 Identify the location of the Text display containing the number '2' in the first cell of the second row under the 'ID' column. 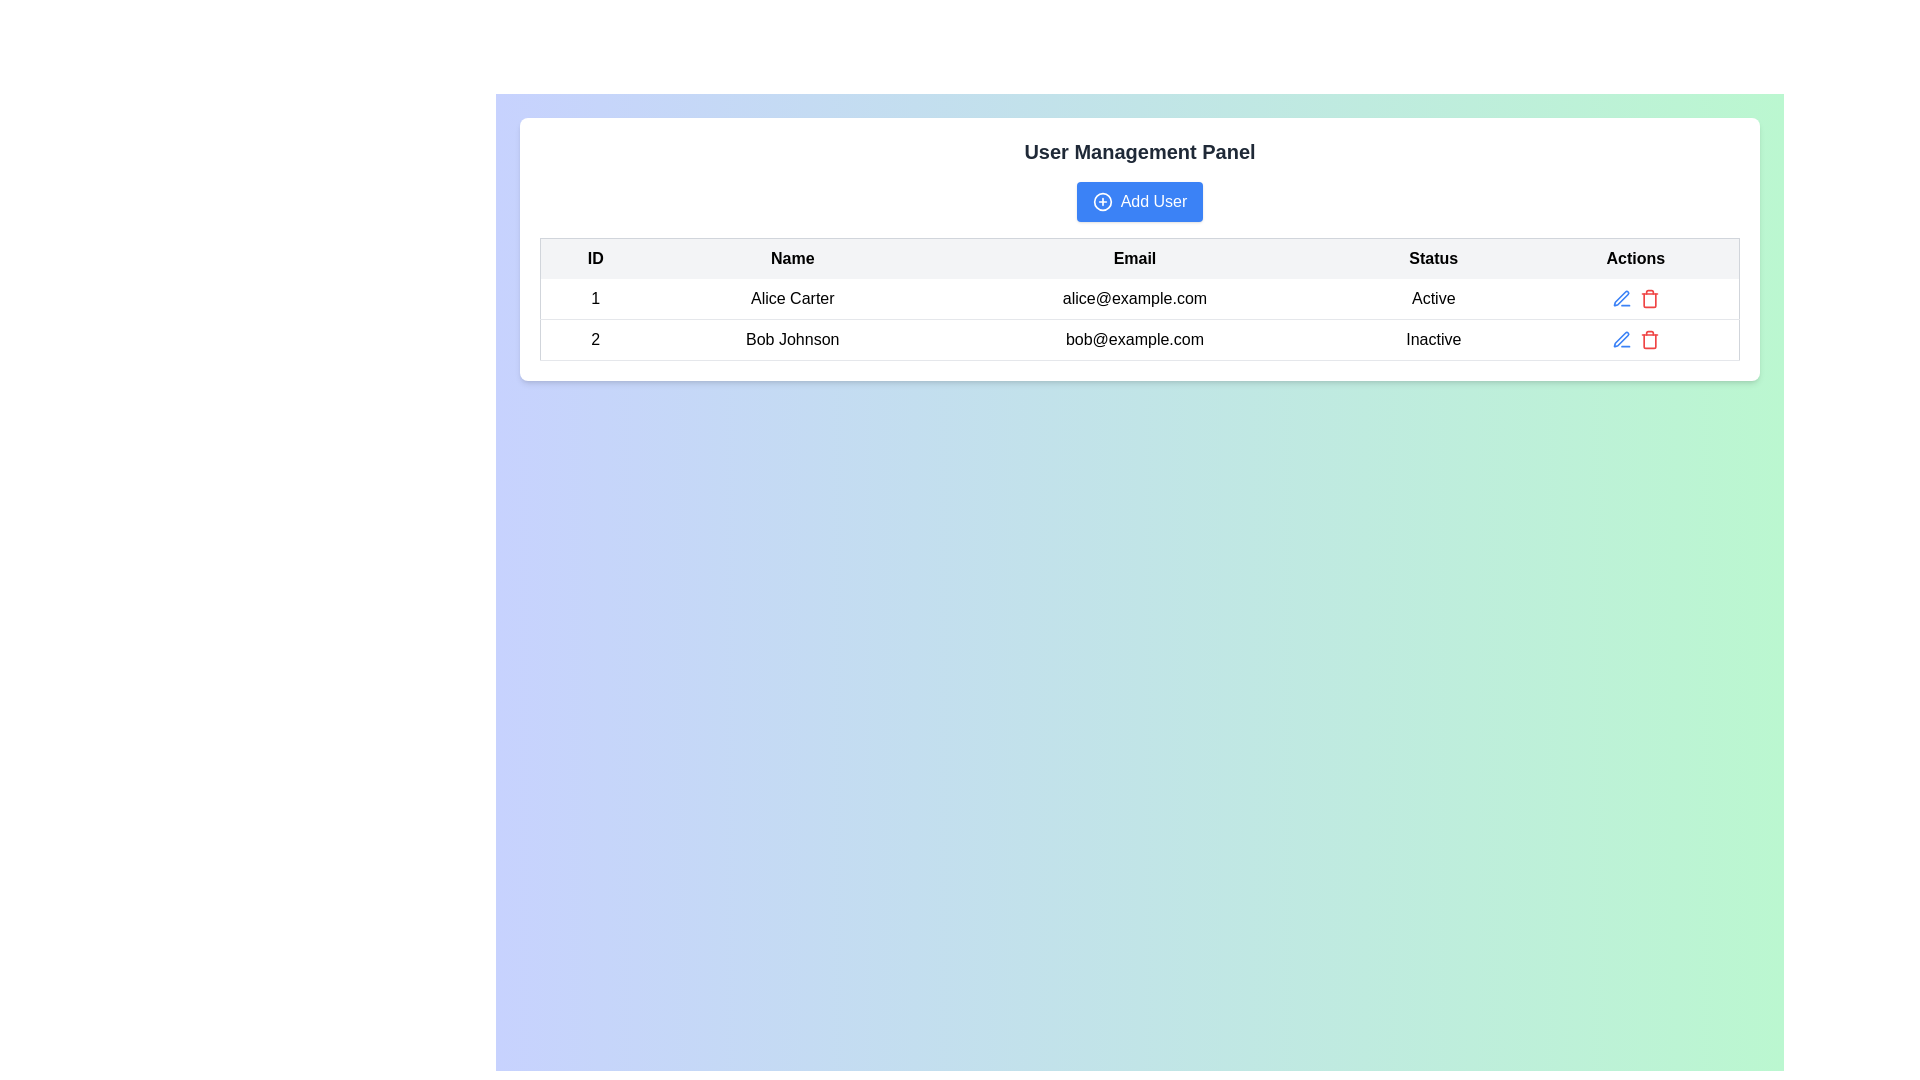
(594, 338).